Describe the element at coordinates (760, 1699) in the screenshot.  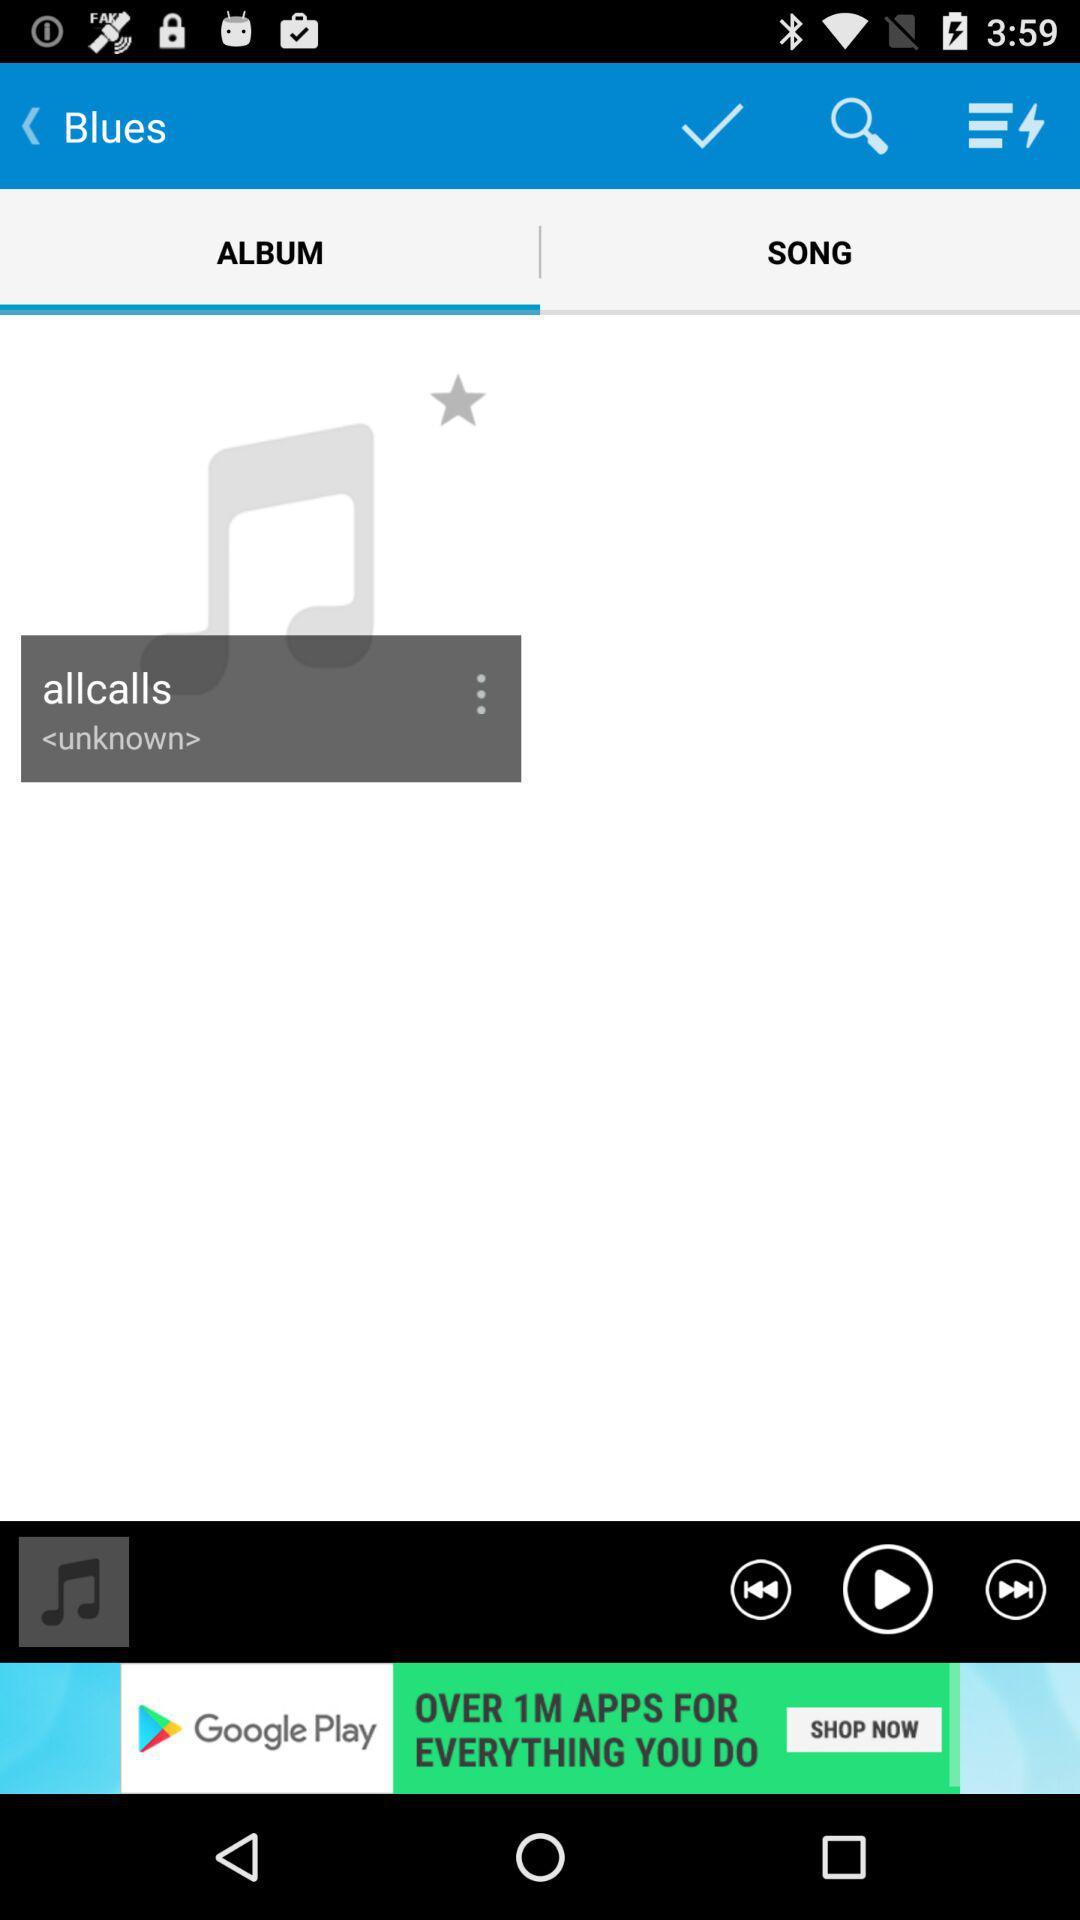
I see `the skip_previous icon` at that location.